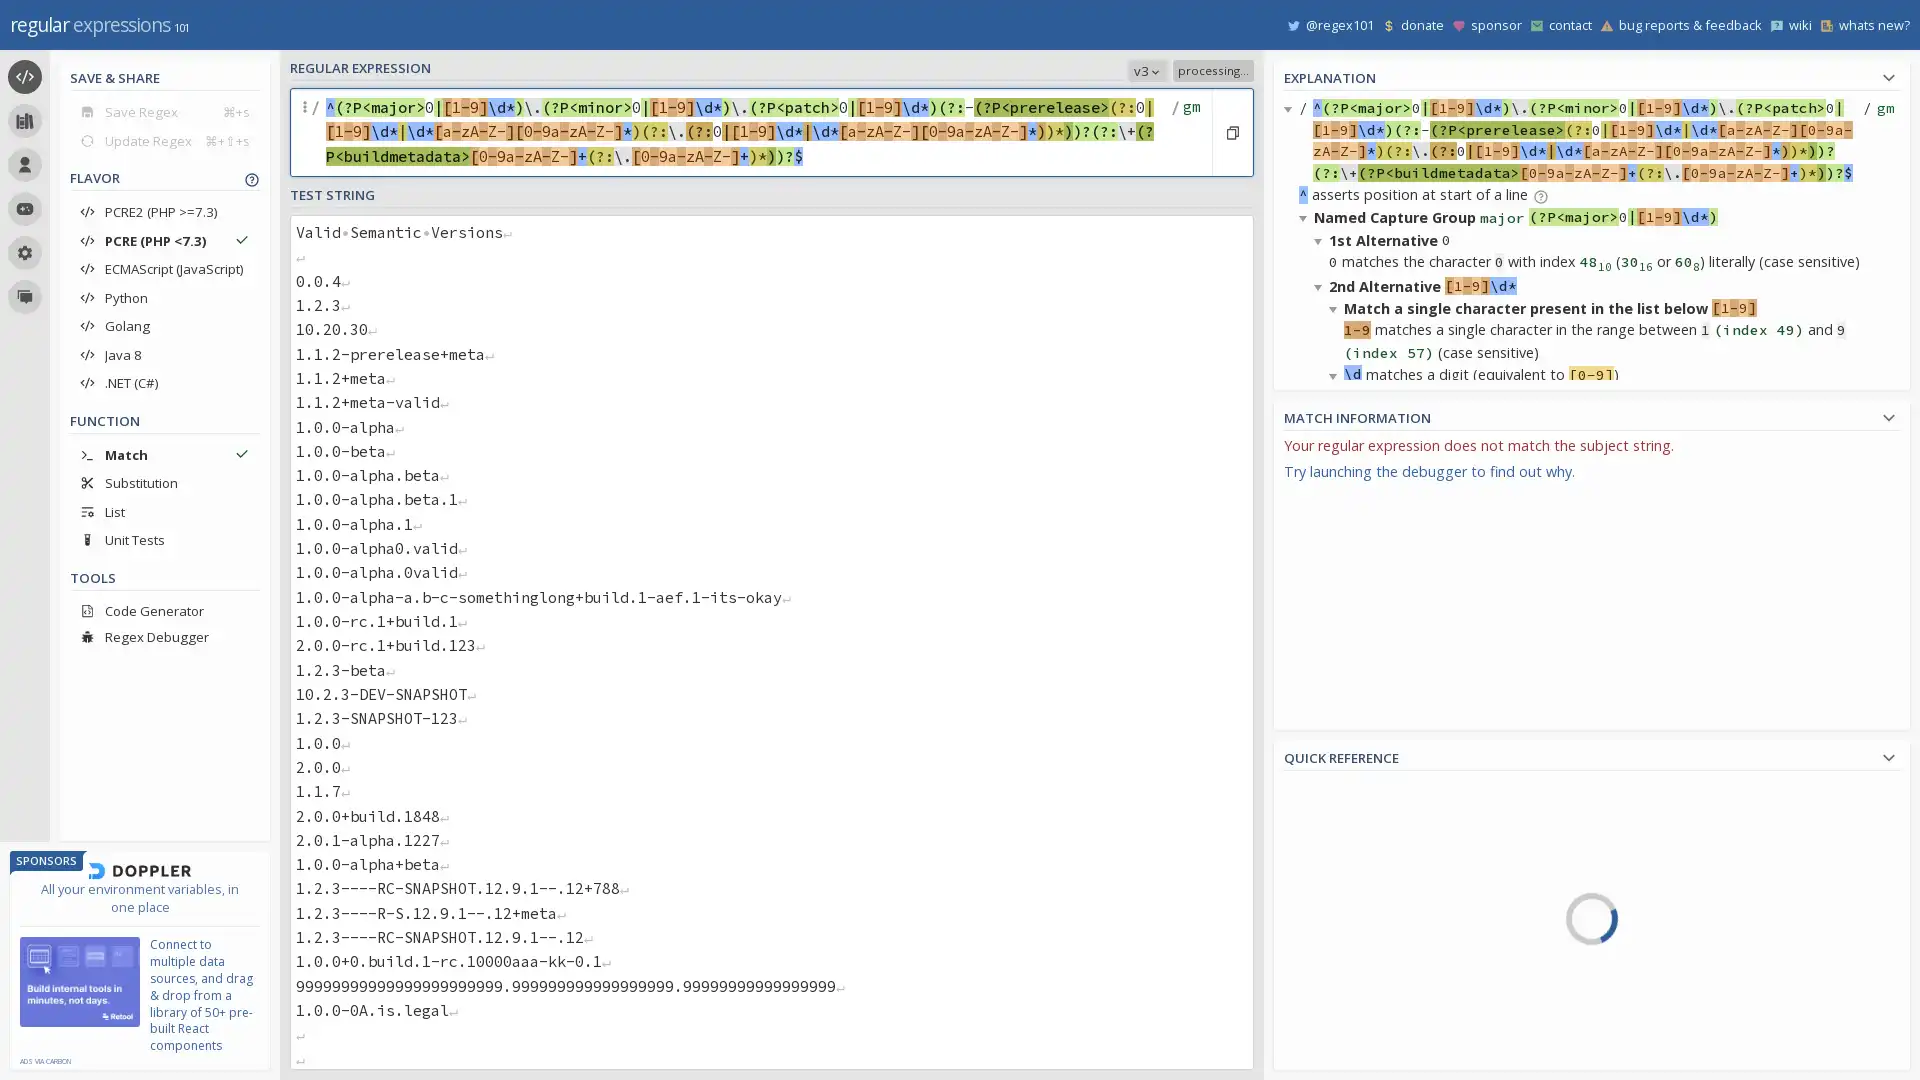 This screenshot has width=1920, height=1080. I want to click on Match 2, so click(1337, 622).